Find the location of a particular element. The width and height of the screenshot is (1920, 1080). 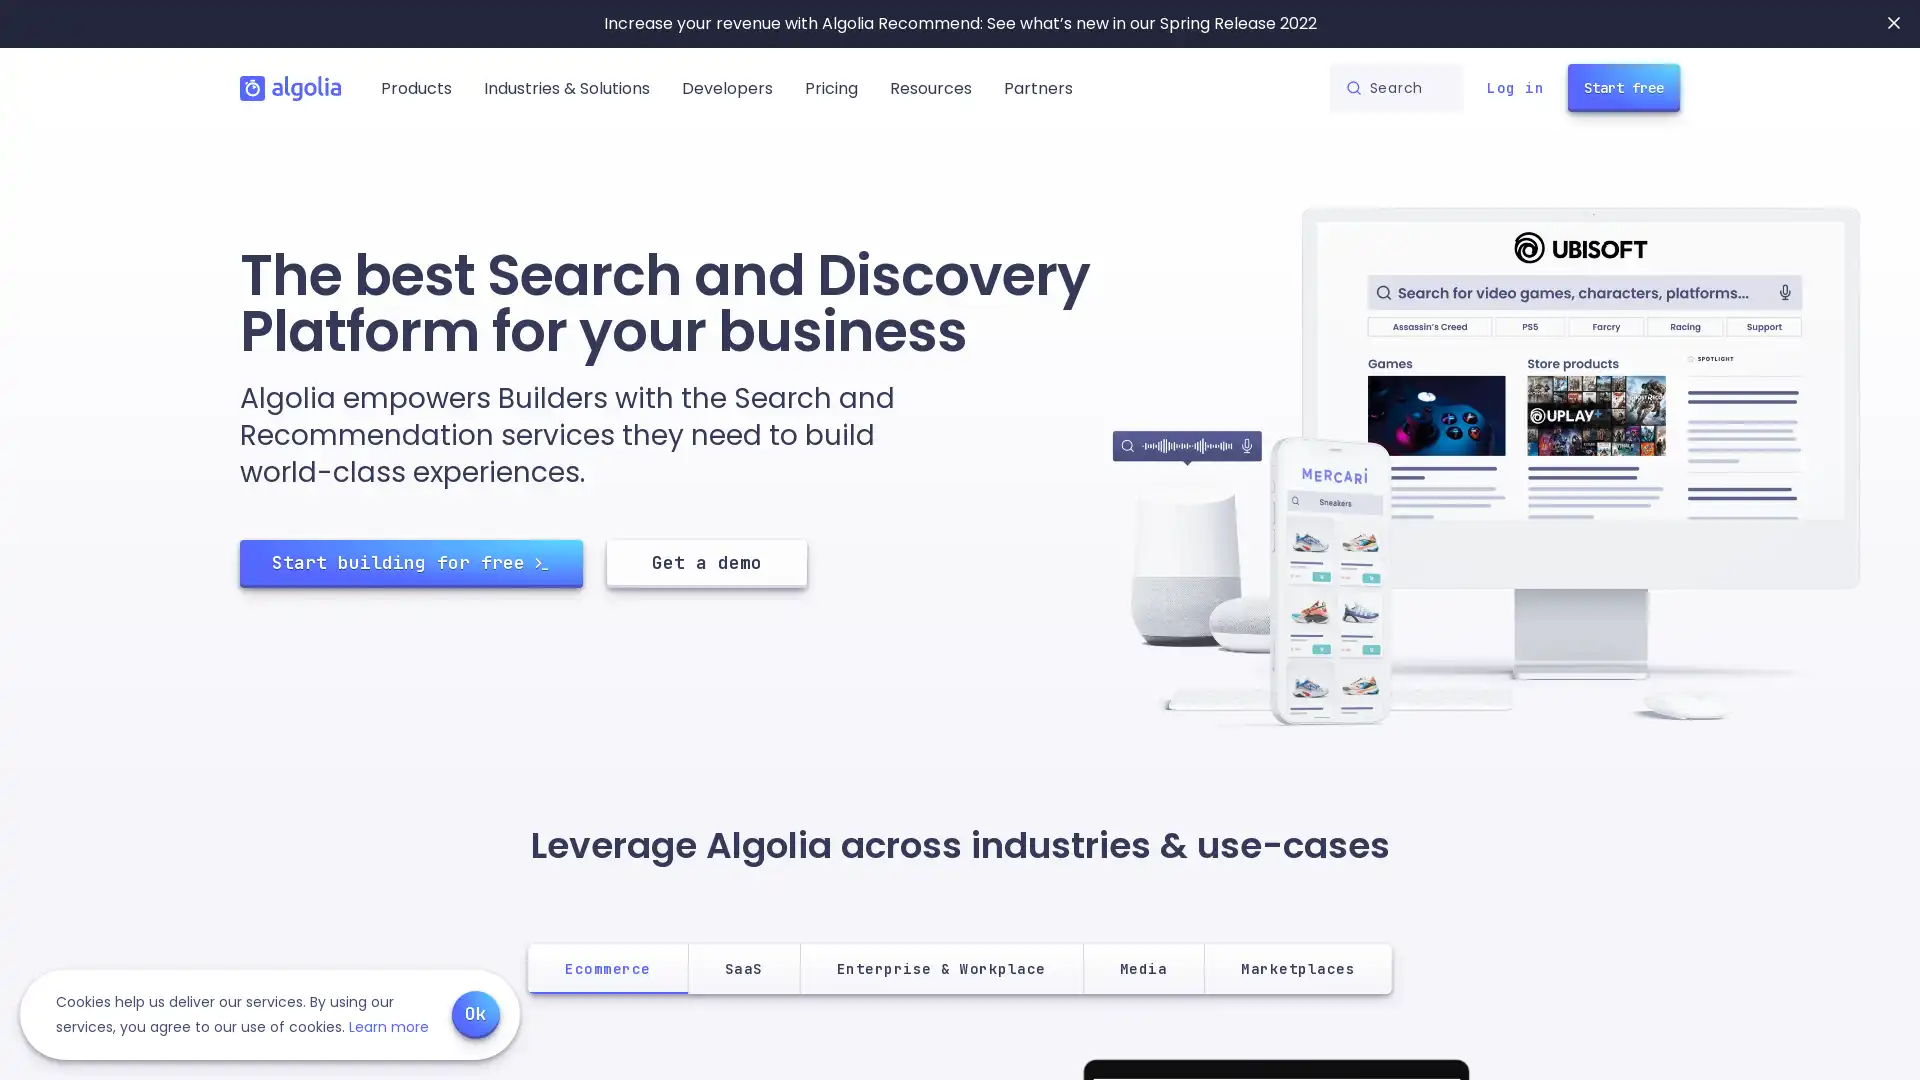

Developers is located at coordinates (734, 87).